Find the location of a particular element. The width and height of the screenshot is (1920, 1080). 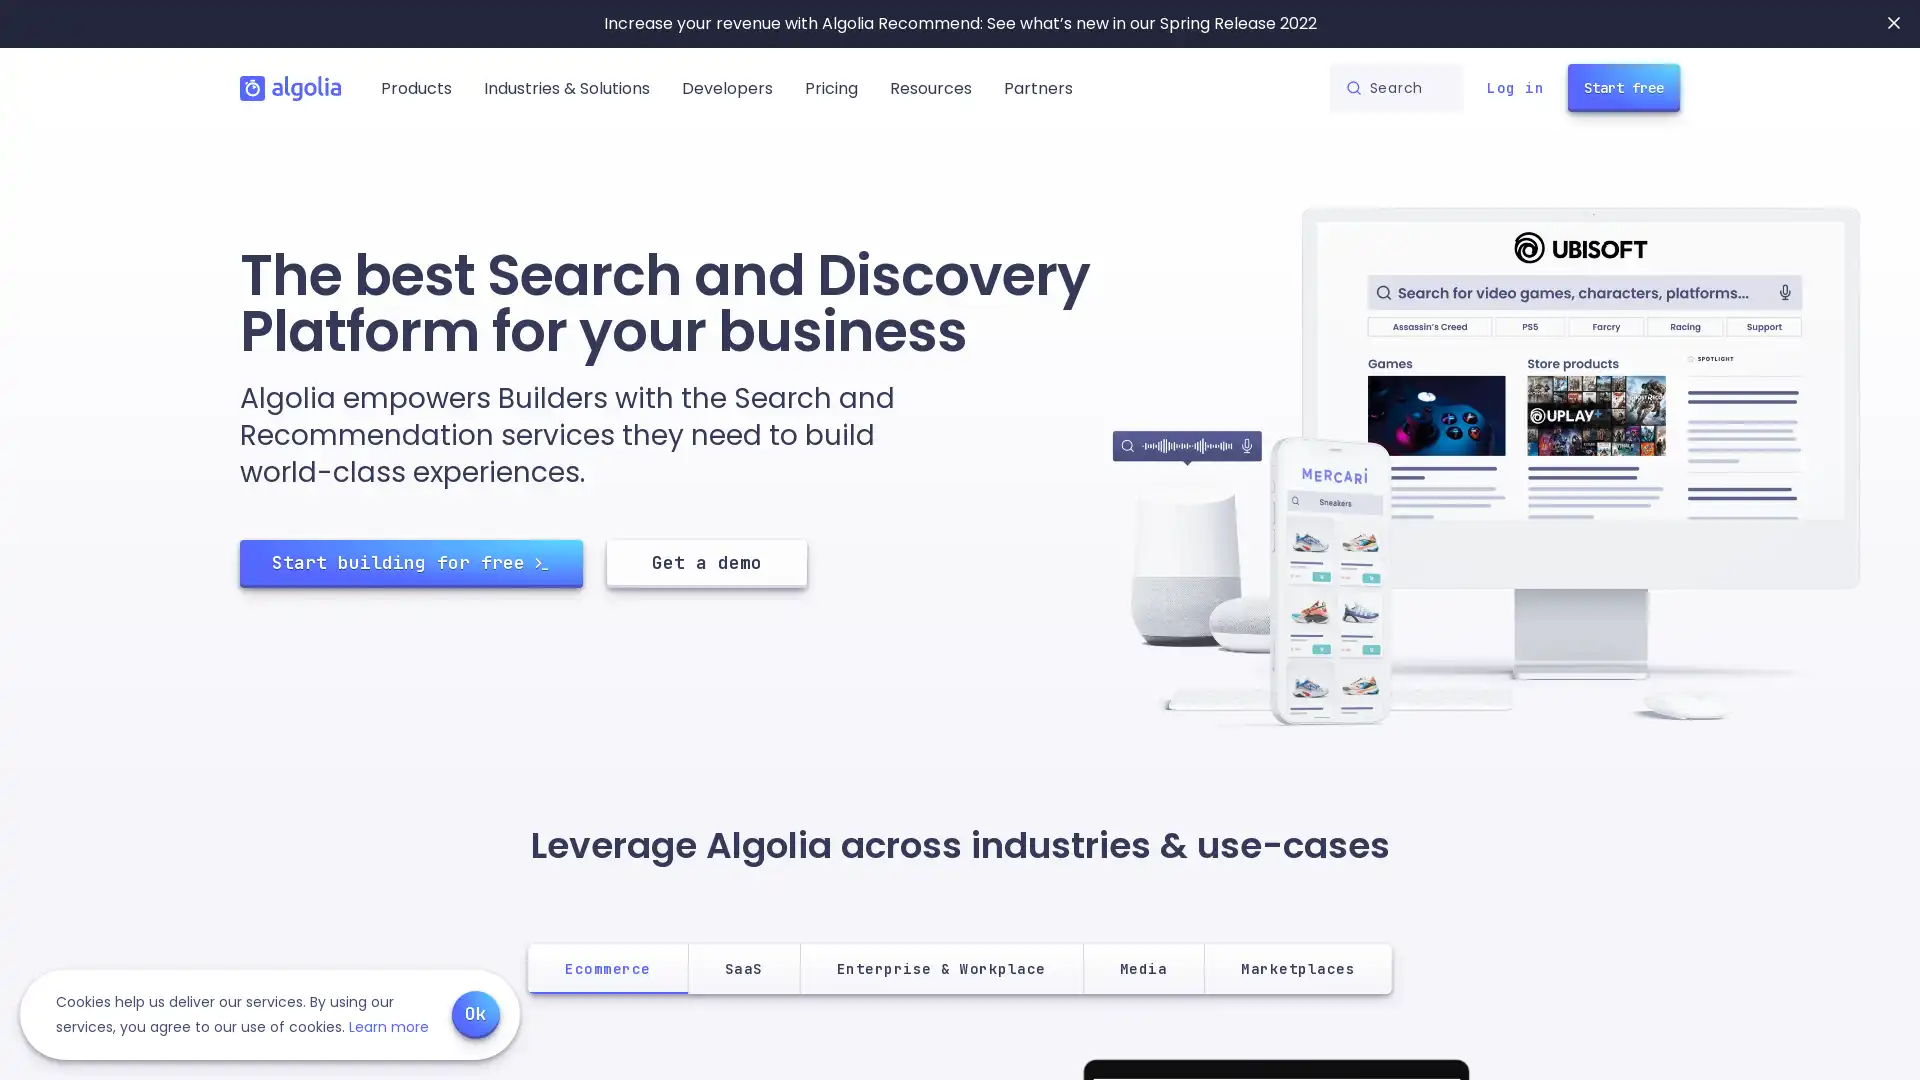

Developers is located at coordinates (734, 87).